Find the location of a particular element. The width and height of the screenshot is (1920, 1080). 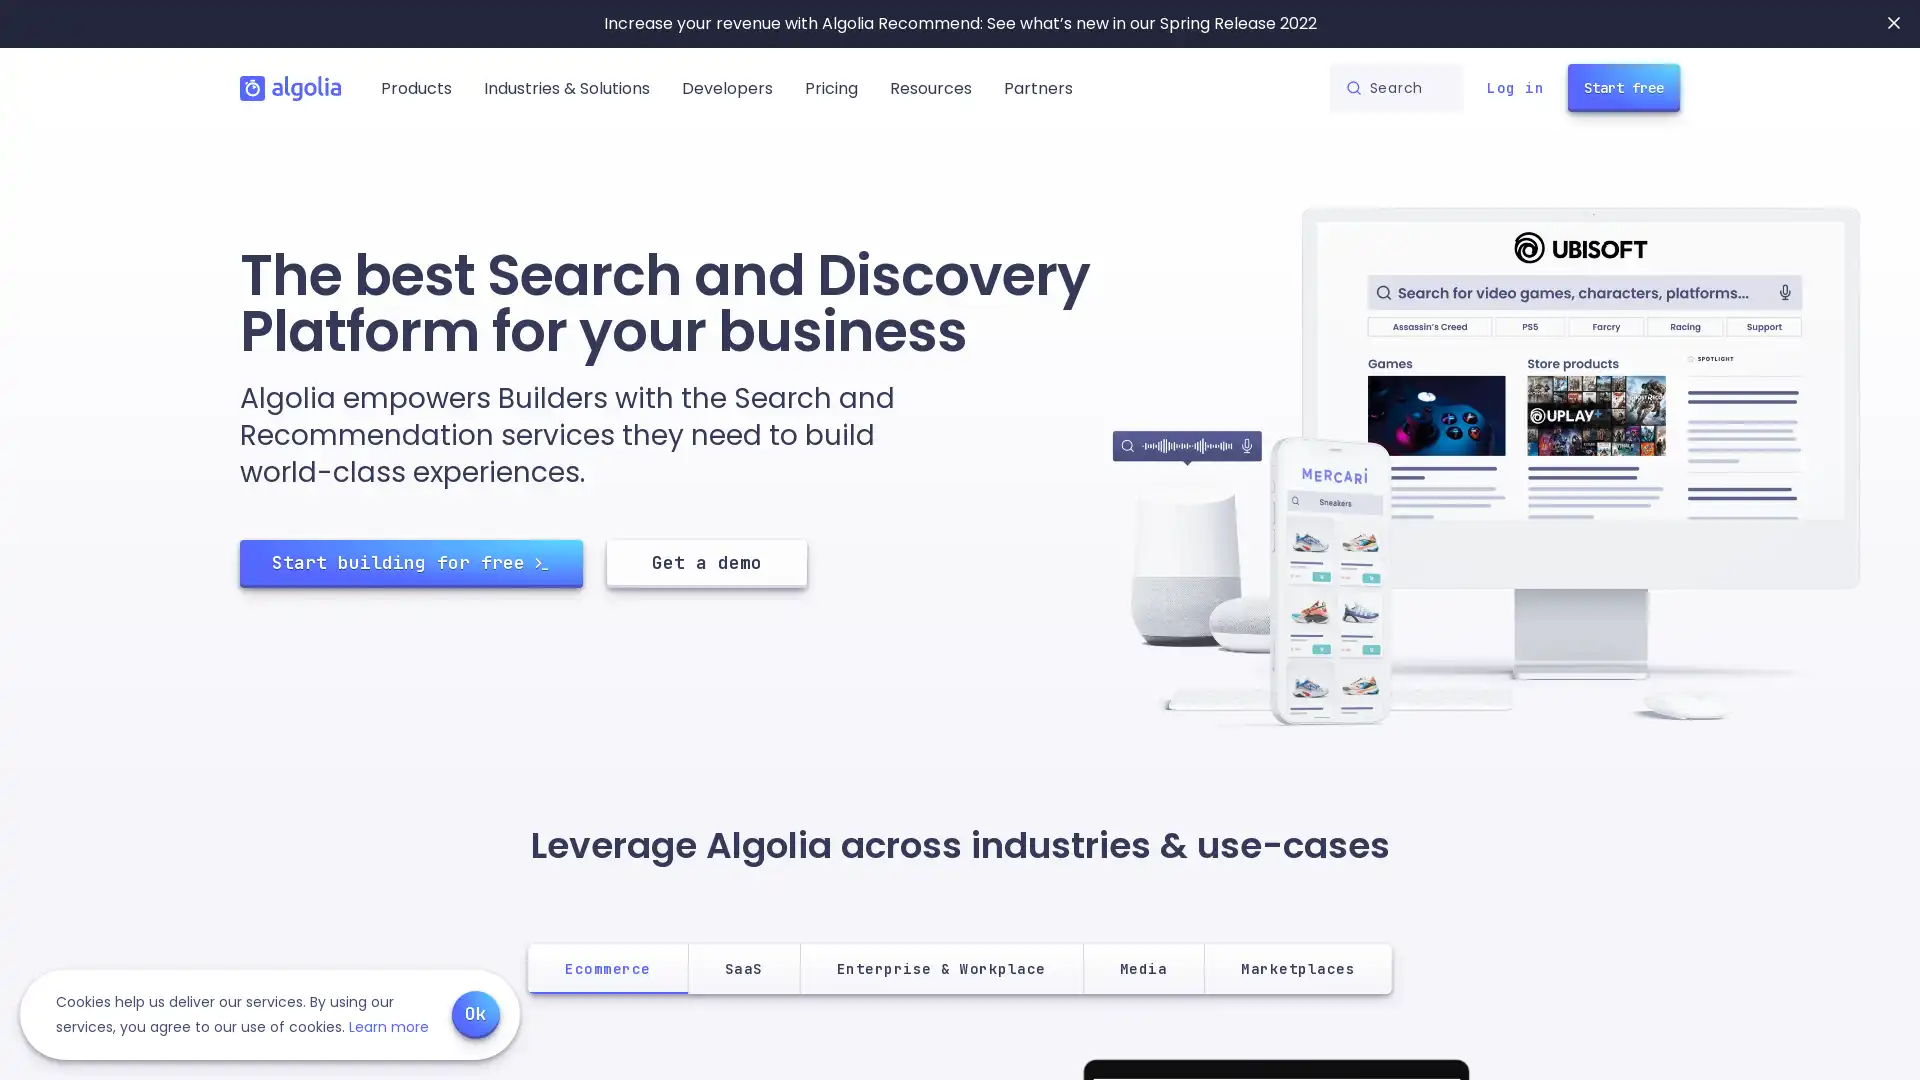

Developers is located at coordinates (734, 87).